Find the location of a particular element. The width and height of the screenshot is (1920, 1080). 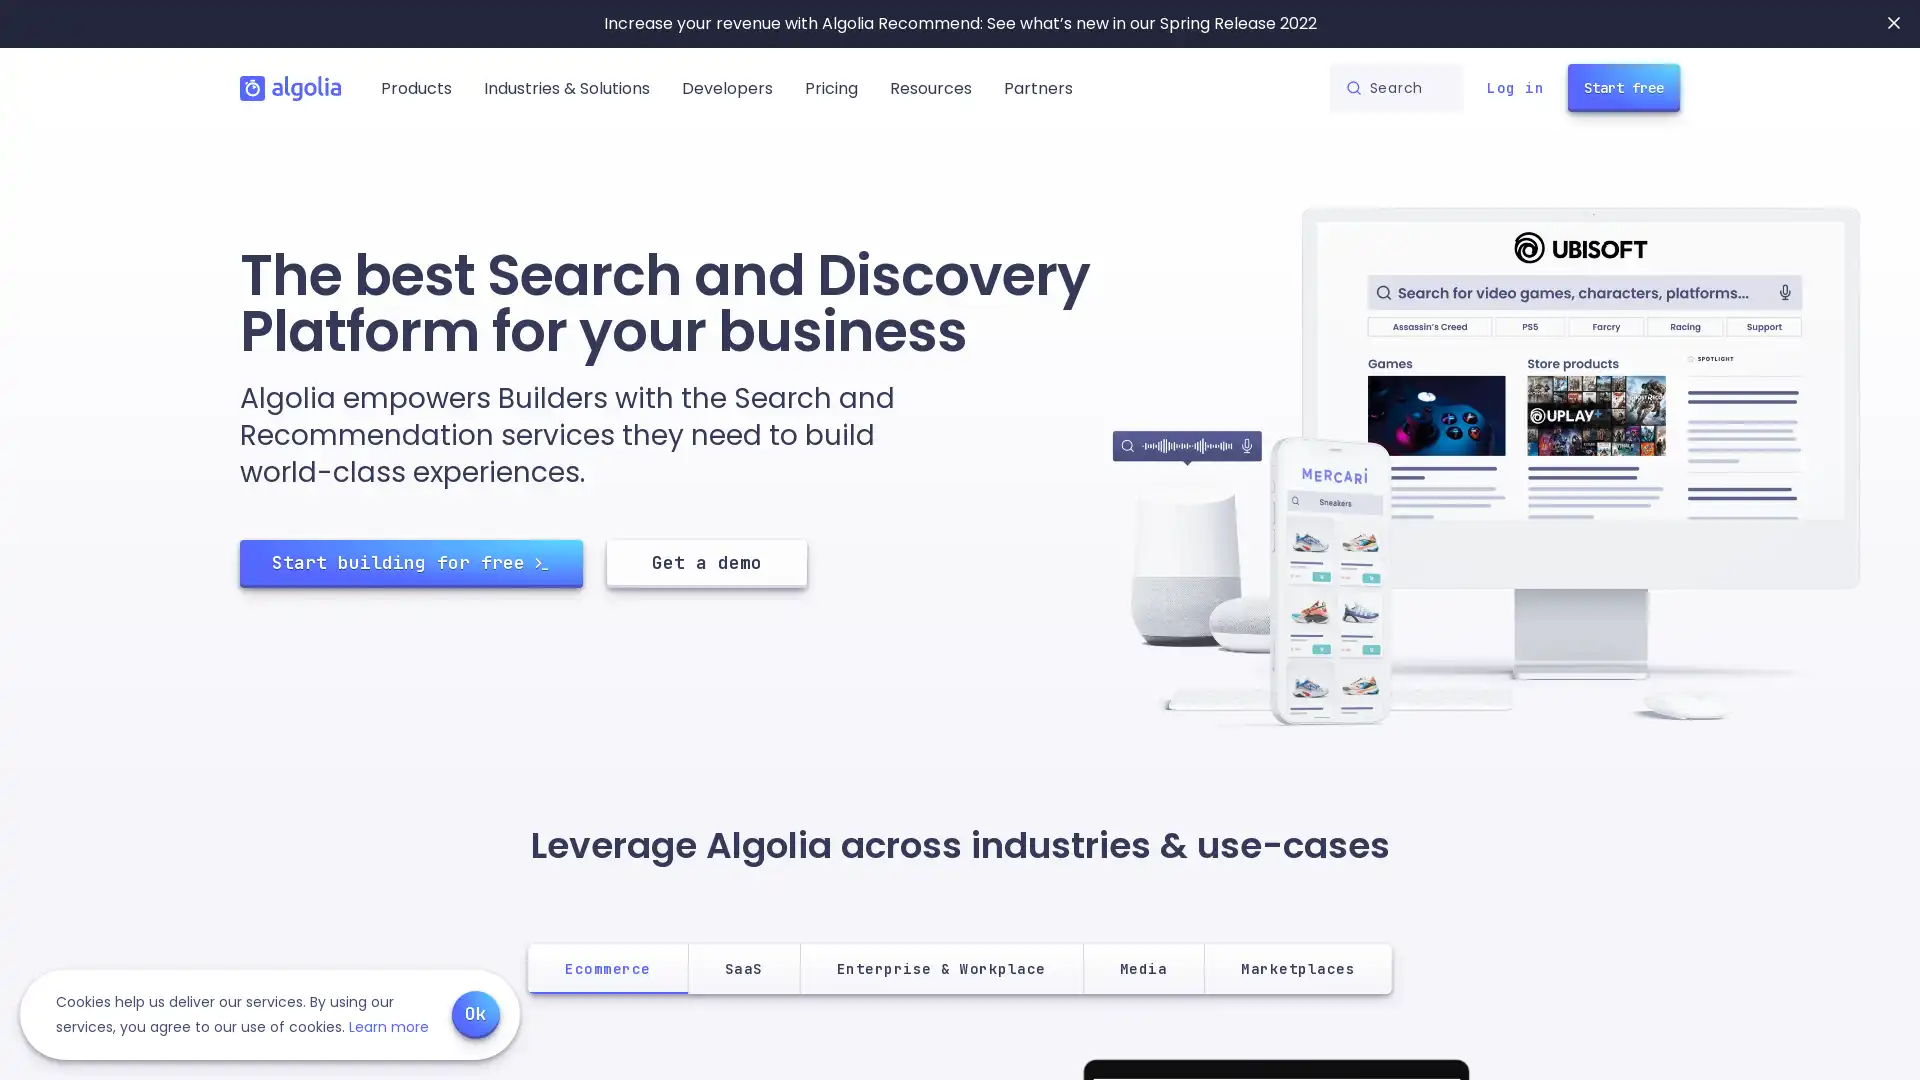

Developers is located at coordinates (734, 87).